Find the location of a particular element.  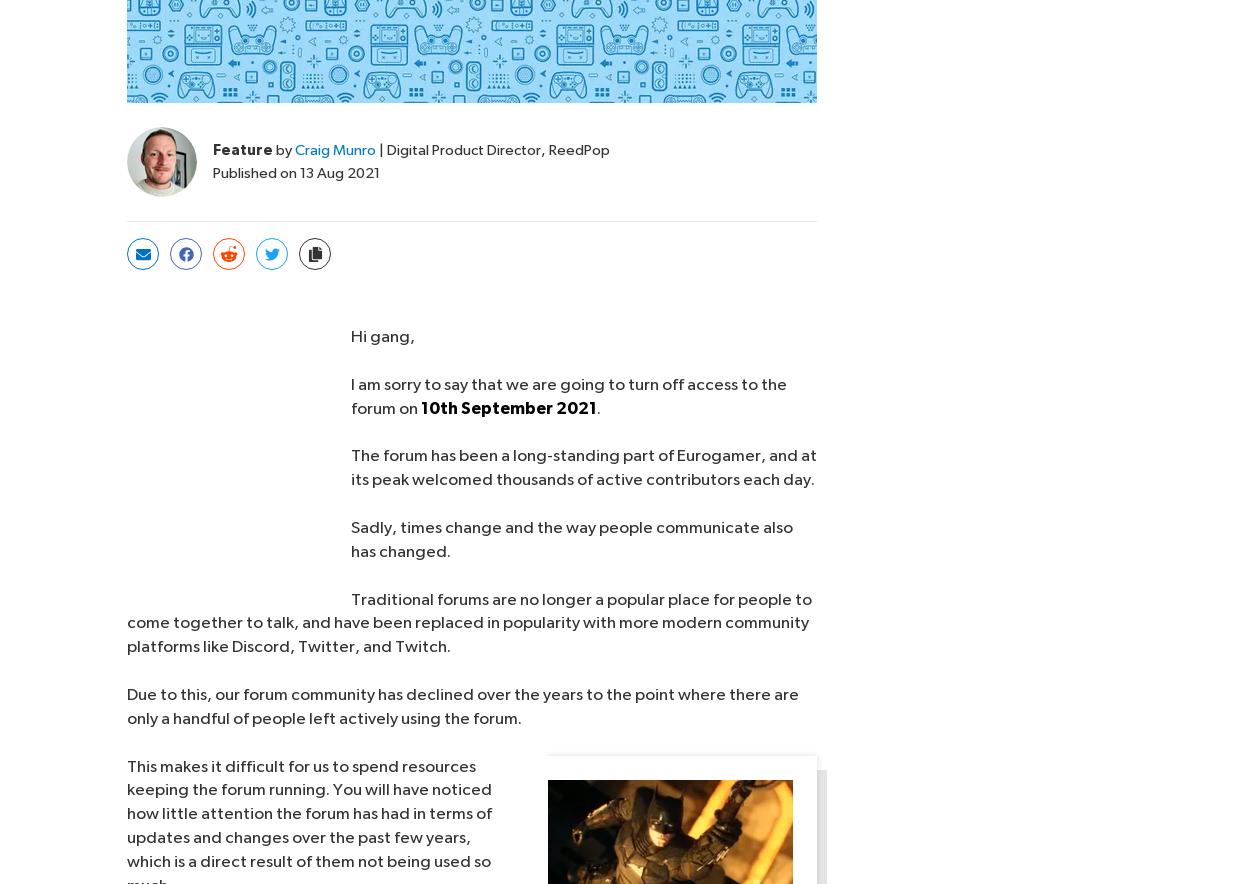

'Editorial Policy' is located at coordinates (622, 851).